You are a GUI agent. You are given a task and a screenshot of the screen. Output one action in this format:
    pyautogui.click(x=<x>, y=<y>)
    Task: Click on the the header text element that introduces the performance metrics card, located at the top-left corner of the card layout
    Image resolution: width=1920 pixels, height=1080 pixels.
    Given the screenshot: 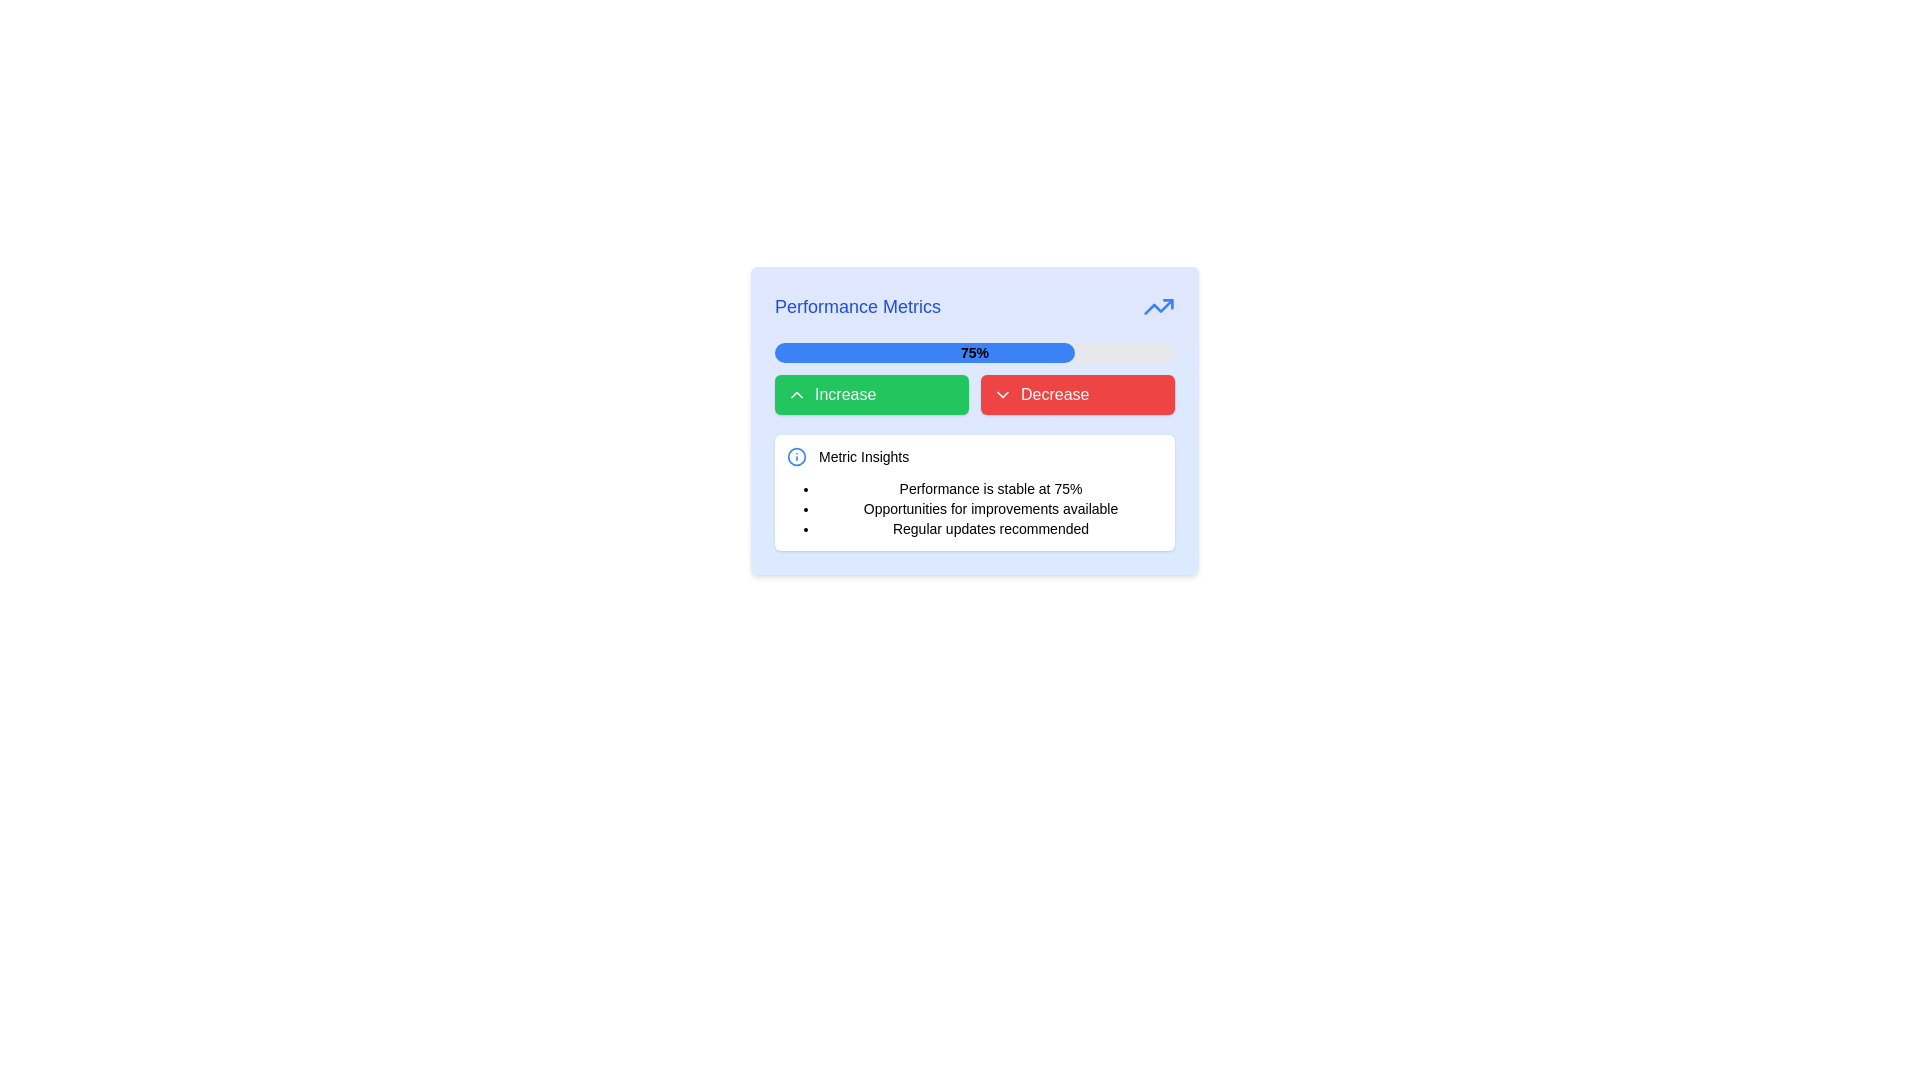 What is the action you would take?
    pyautogui.click(x=858, y=307)
    